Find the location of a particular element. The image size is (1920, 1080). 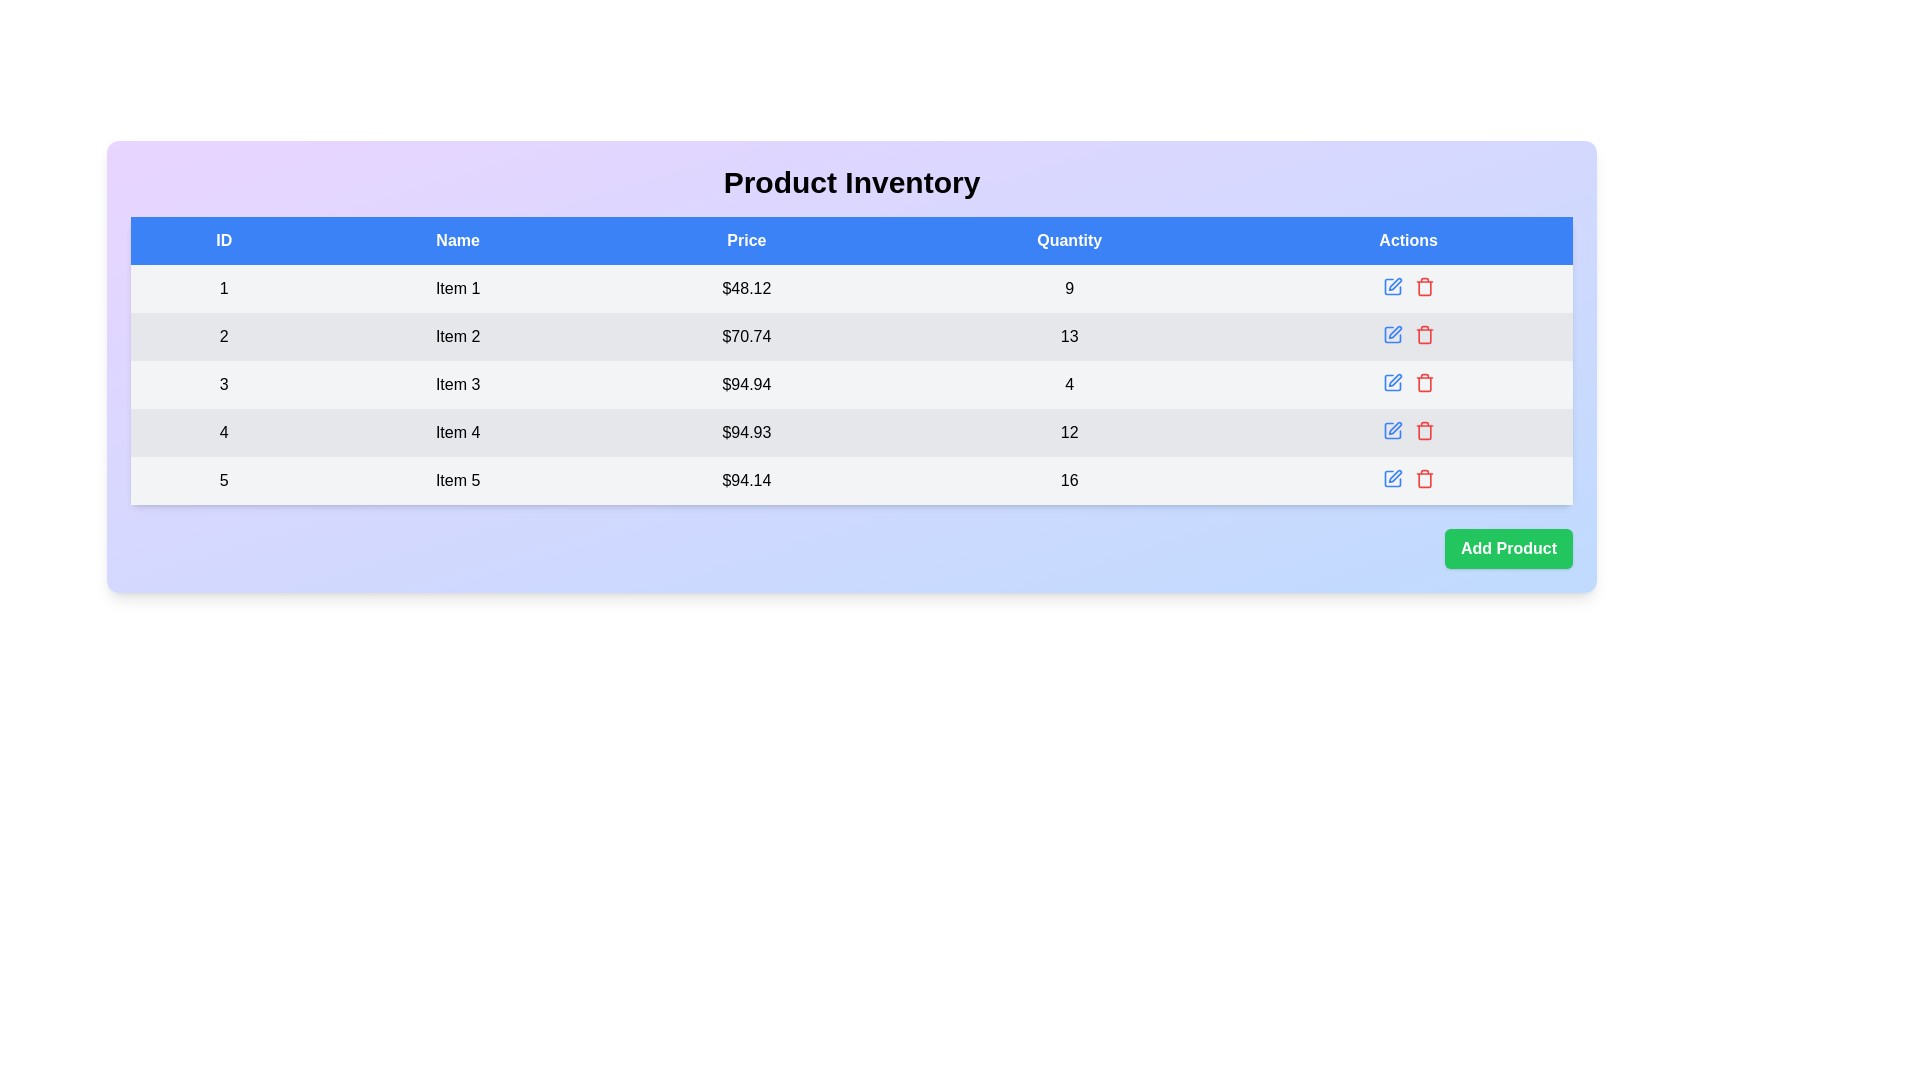

the label displaying 'Item 3', which is located in the second column of the third row of the table layout is located at coordinates (457, 385).